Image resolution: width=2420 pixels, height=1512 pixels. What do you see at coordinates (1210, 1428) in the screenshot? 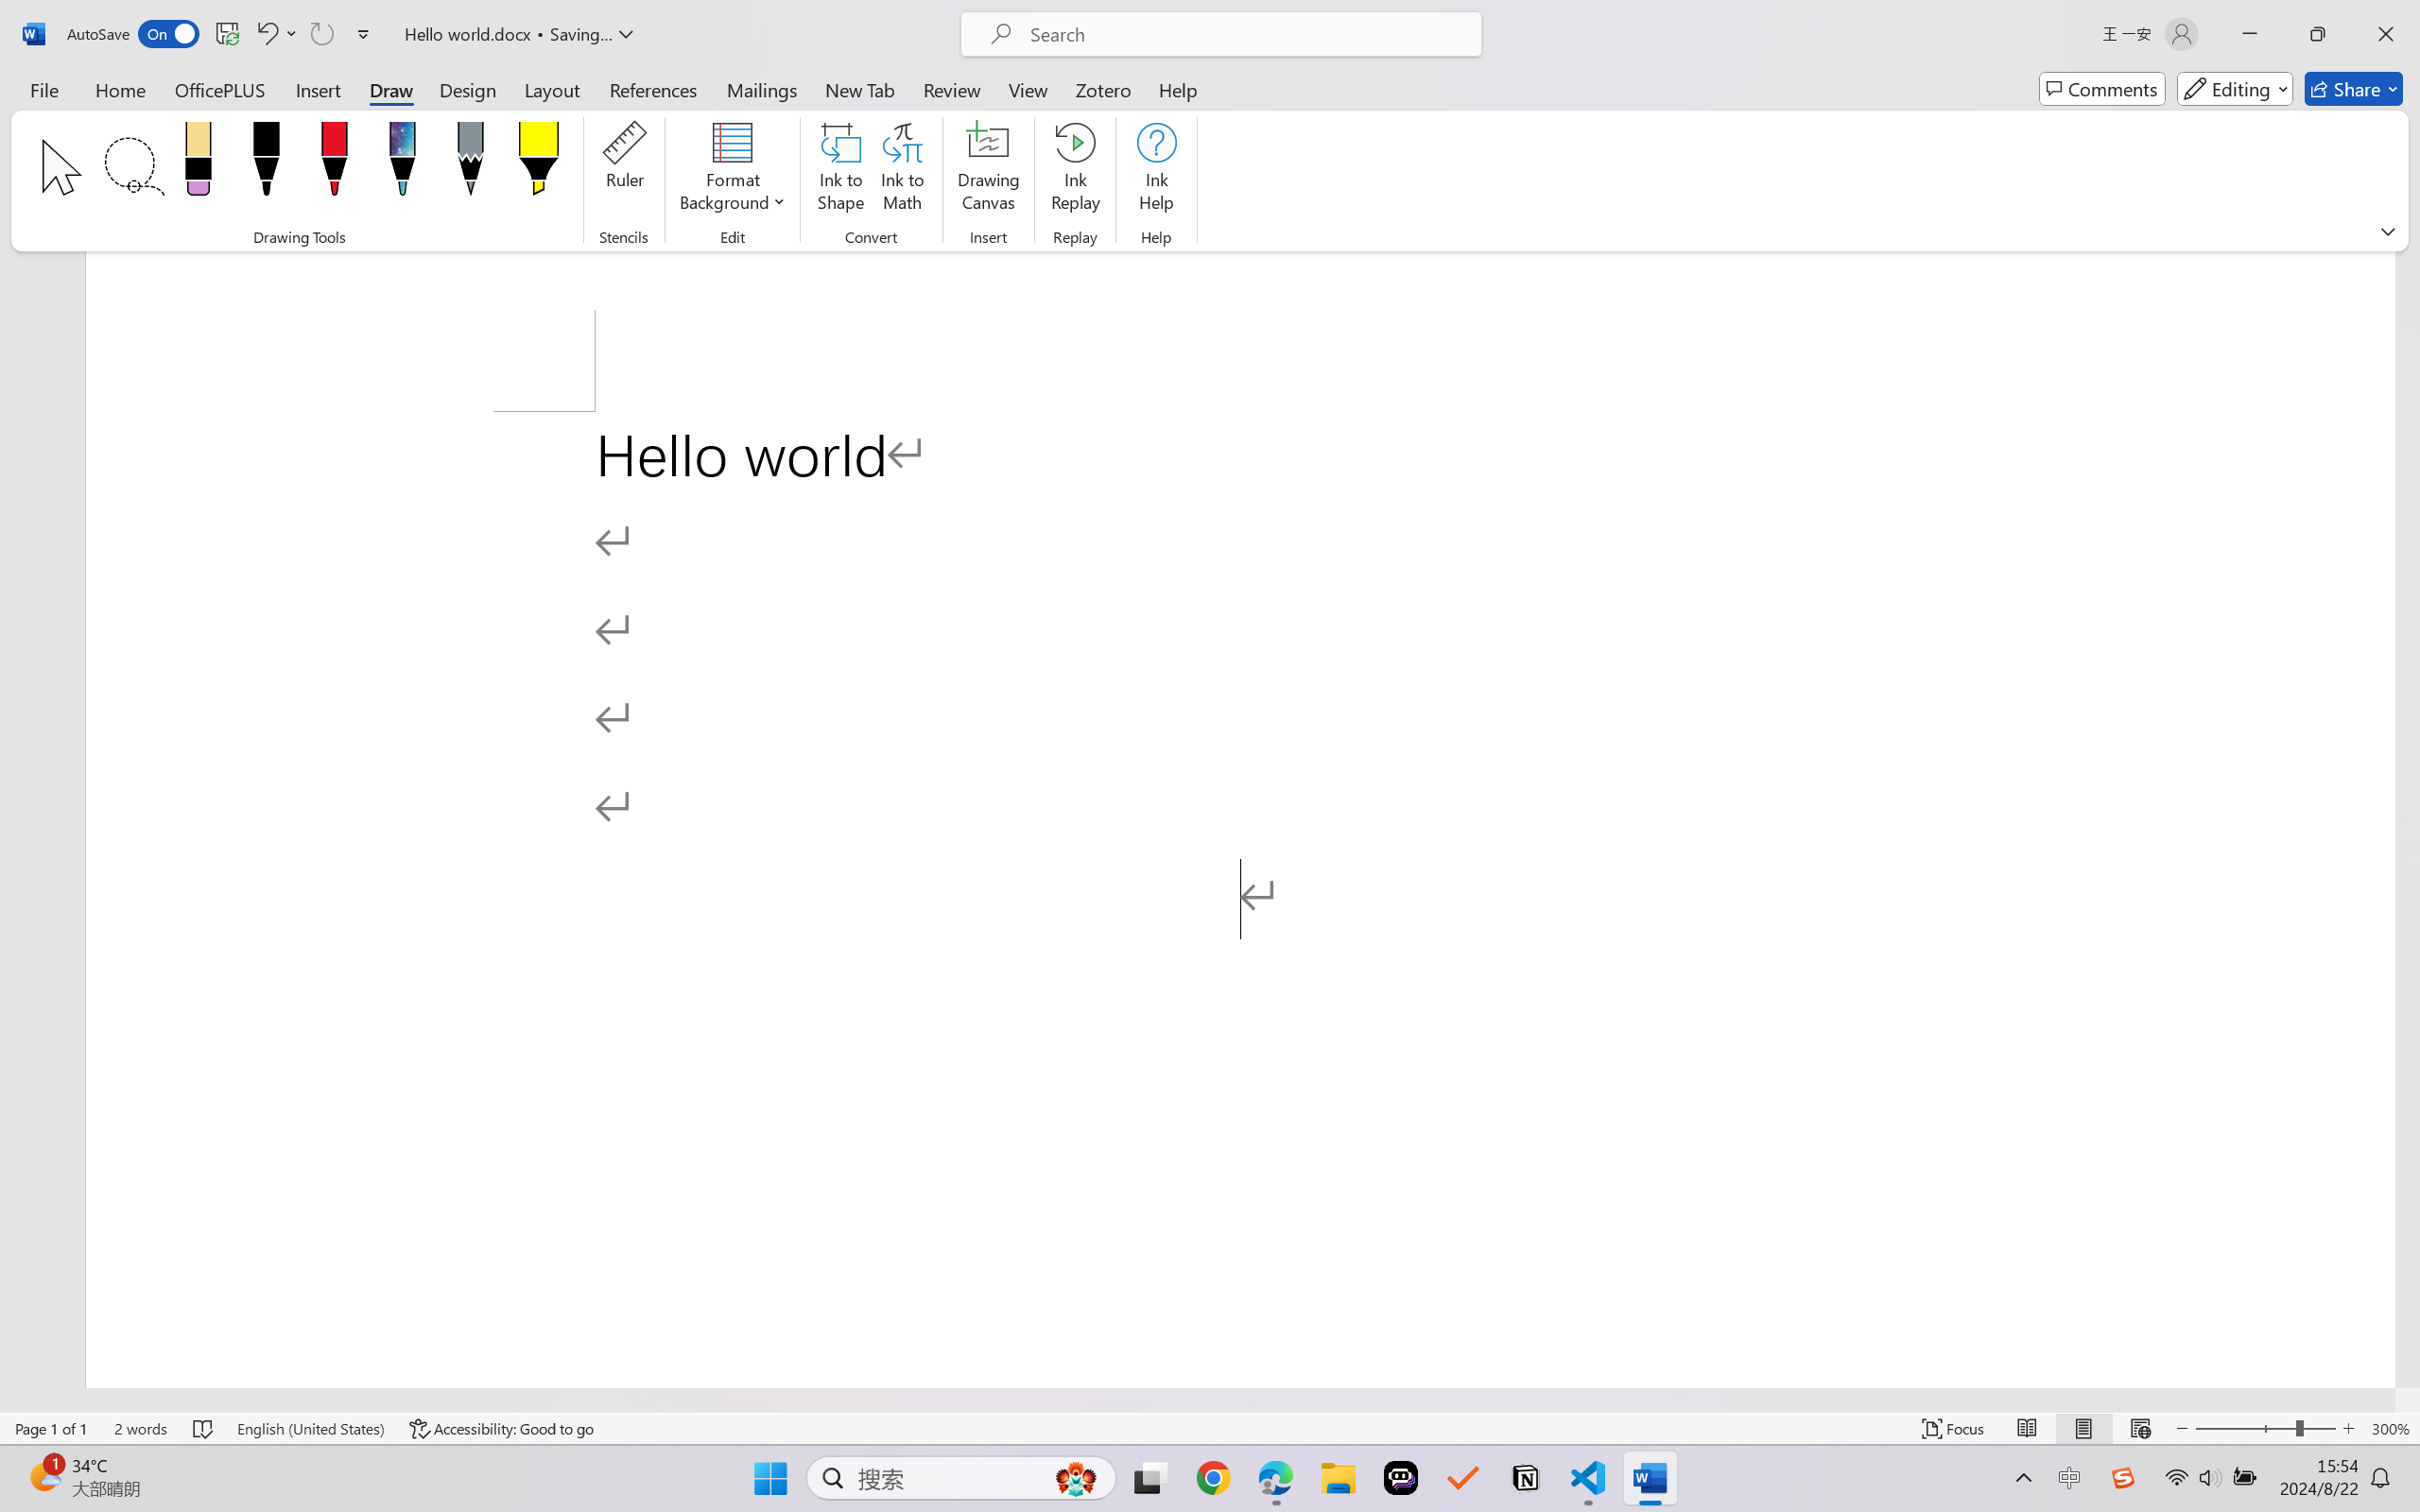
I see `'Class: MsoCommandBar'` at bounding box center [1210, 1428].